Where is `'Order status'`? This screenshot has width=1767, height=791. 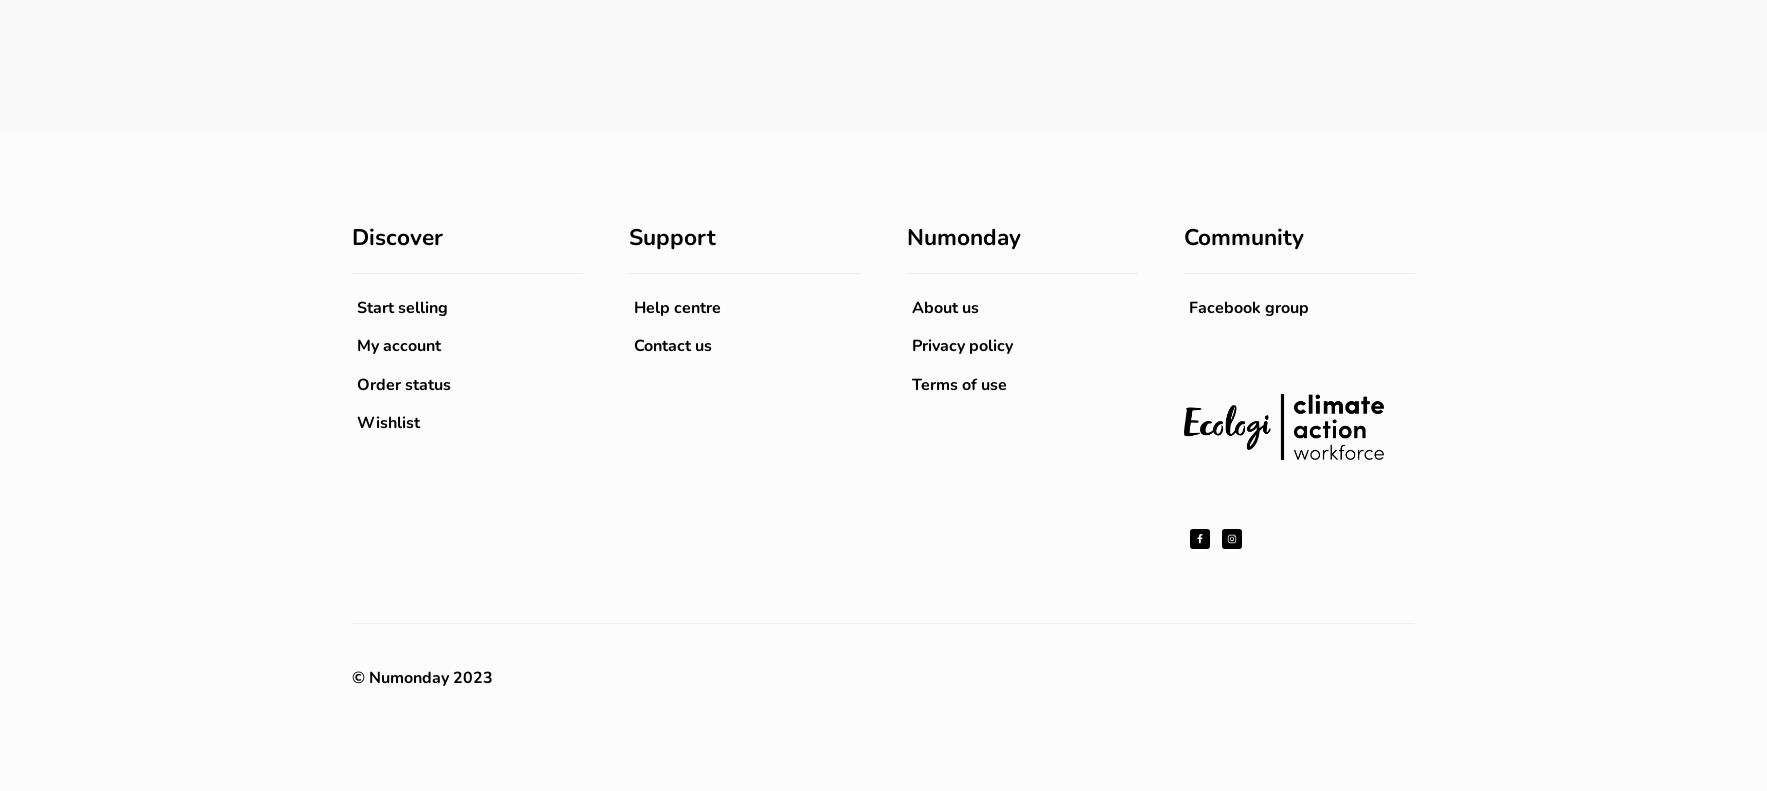 'Order status' is located at coordinates (403, 383).